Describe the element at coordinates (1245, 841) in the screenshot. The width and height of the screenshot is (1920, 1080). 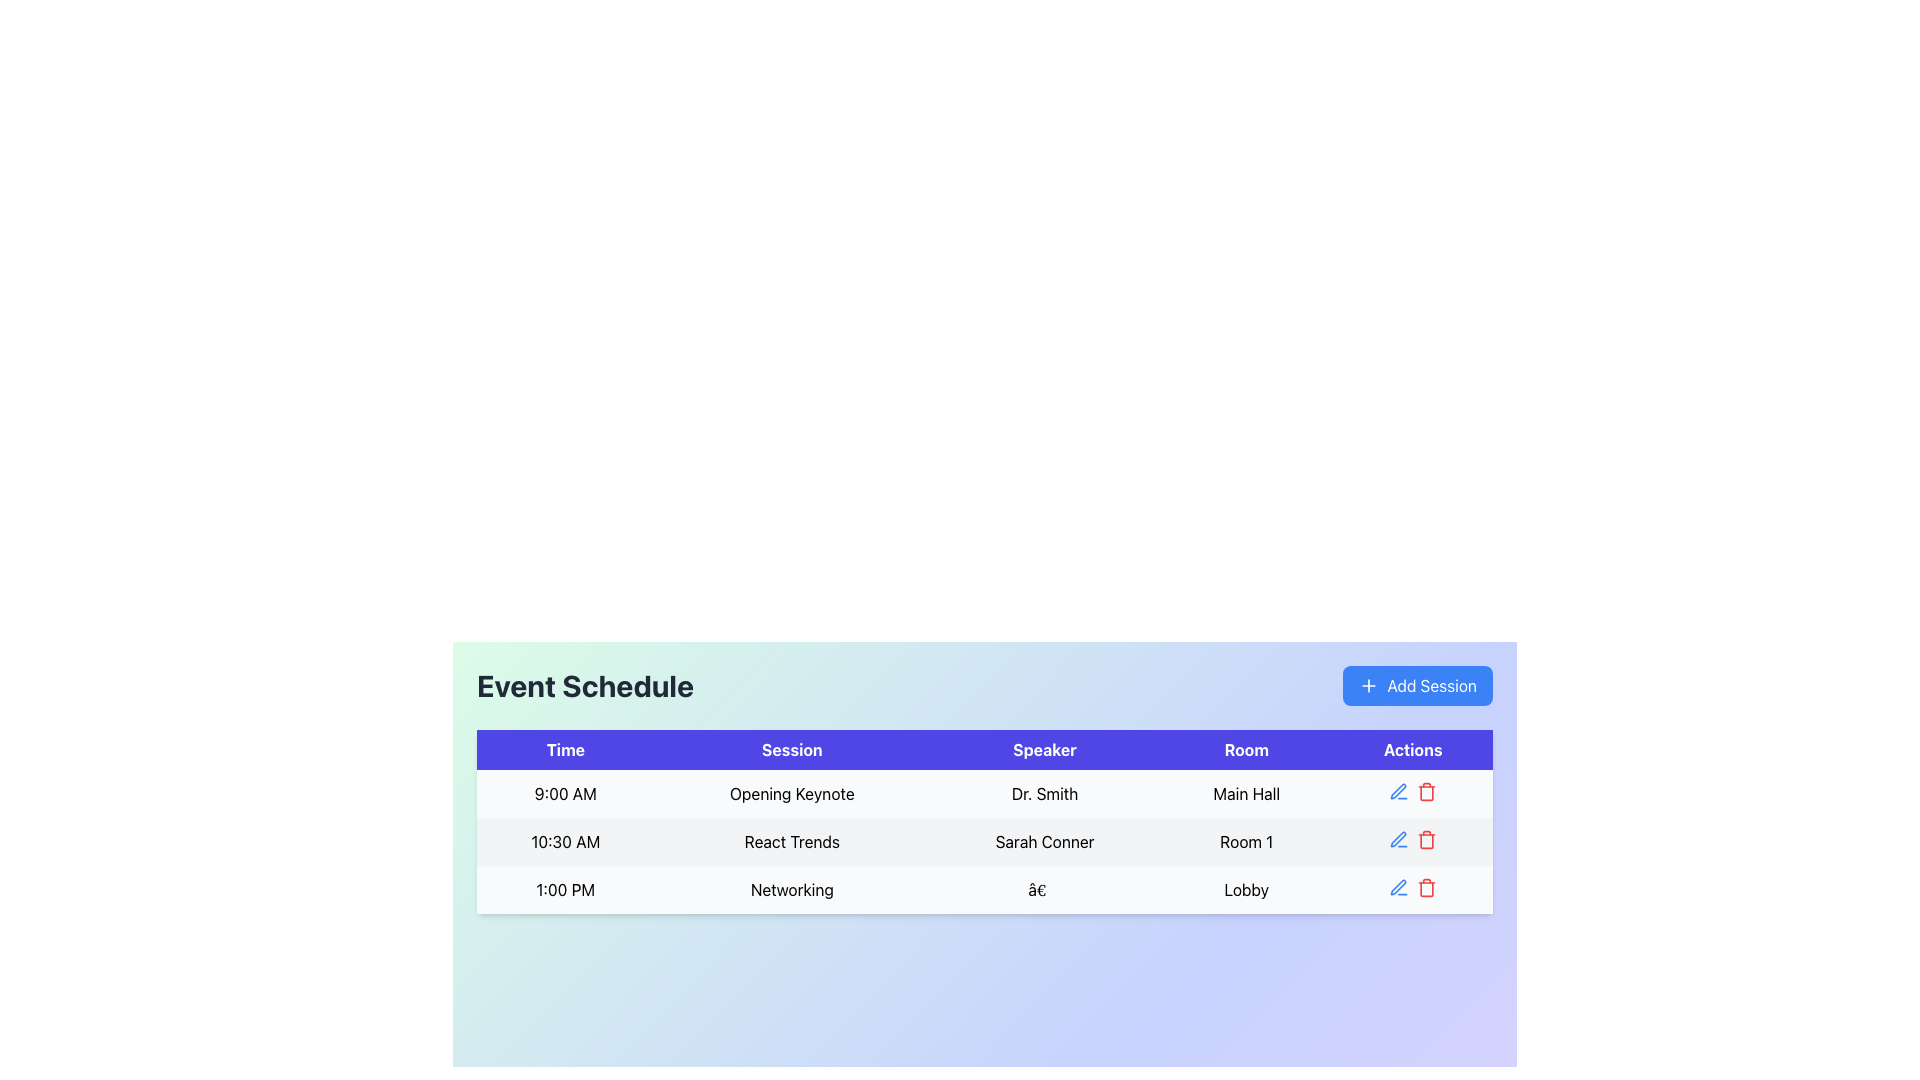
I see `the Text Display that signifies a room assignment for a particular session in the event schedule, located in the fourth column of the second data row of the table` at that location.